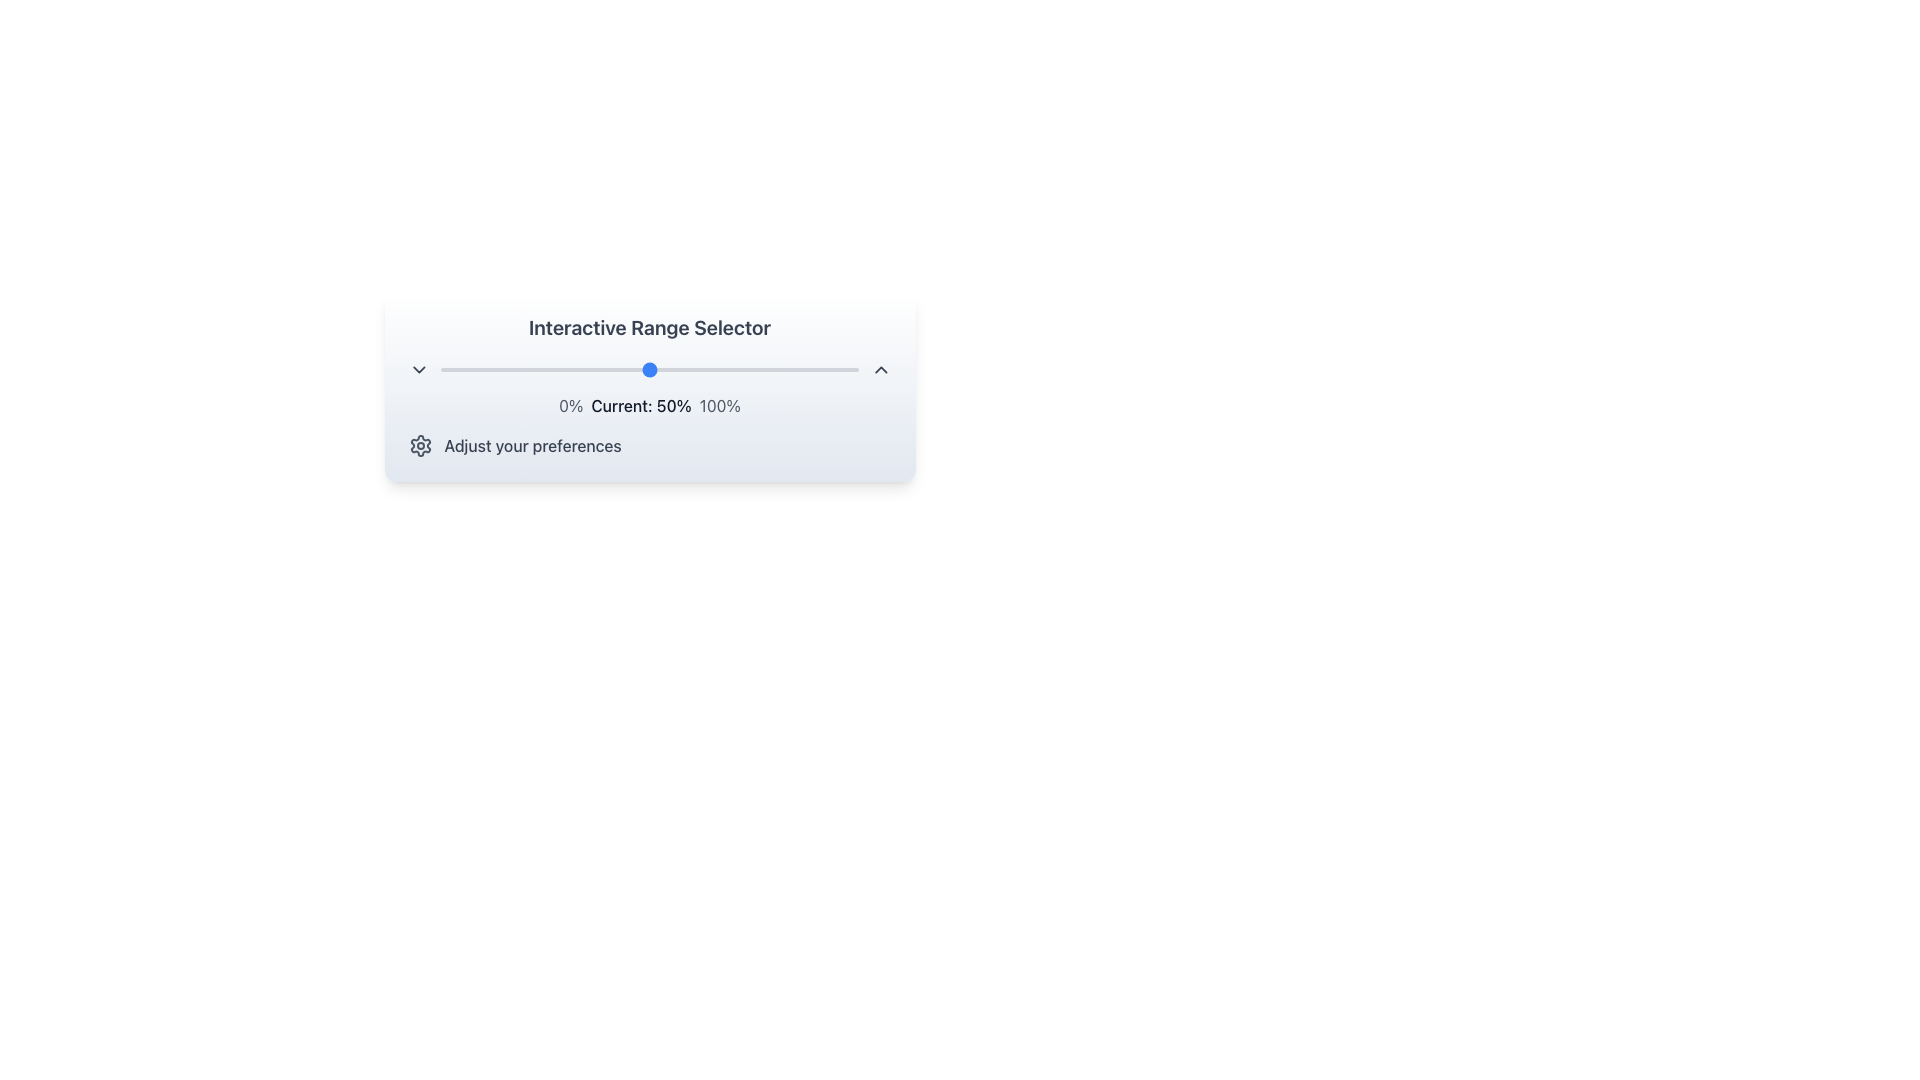 The image size is (1920, 1080). Describe the element at coordinates (417, 370) in the screenshot. I see `the downward-facing chevron icon on the left side of the control bar` at that location.